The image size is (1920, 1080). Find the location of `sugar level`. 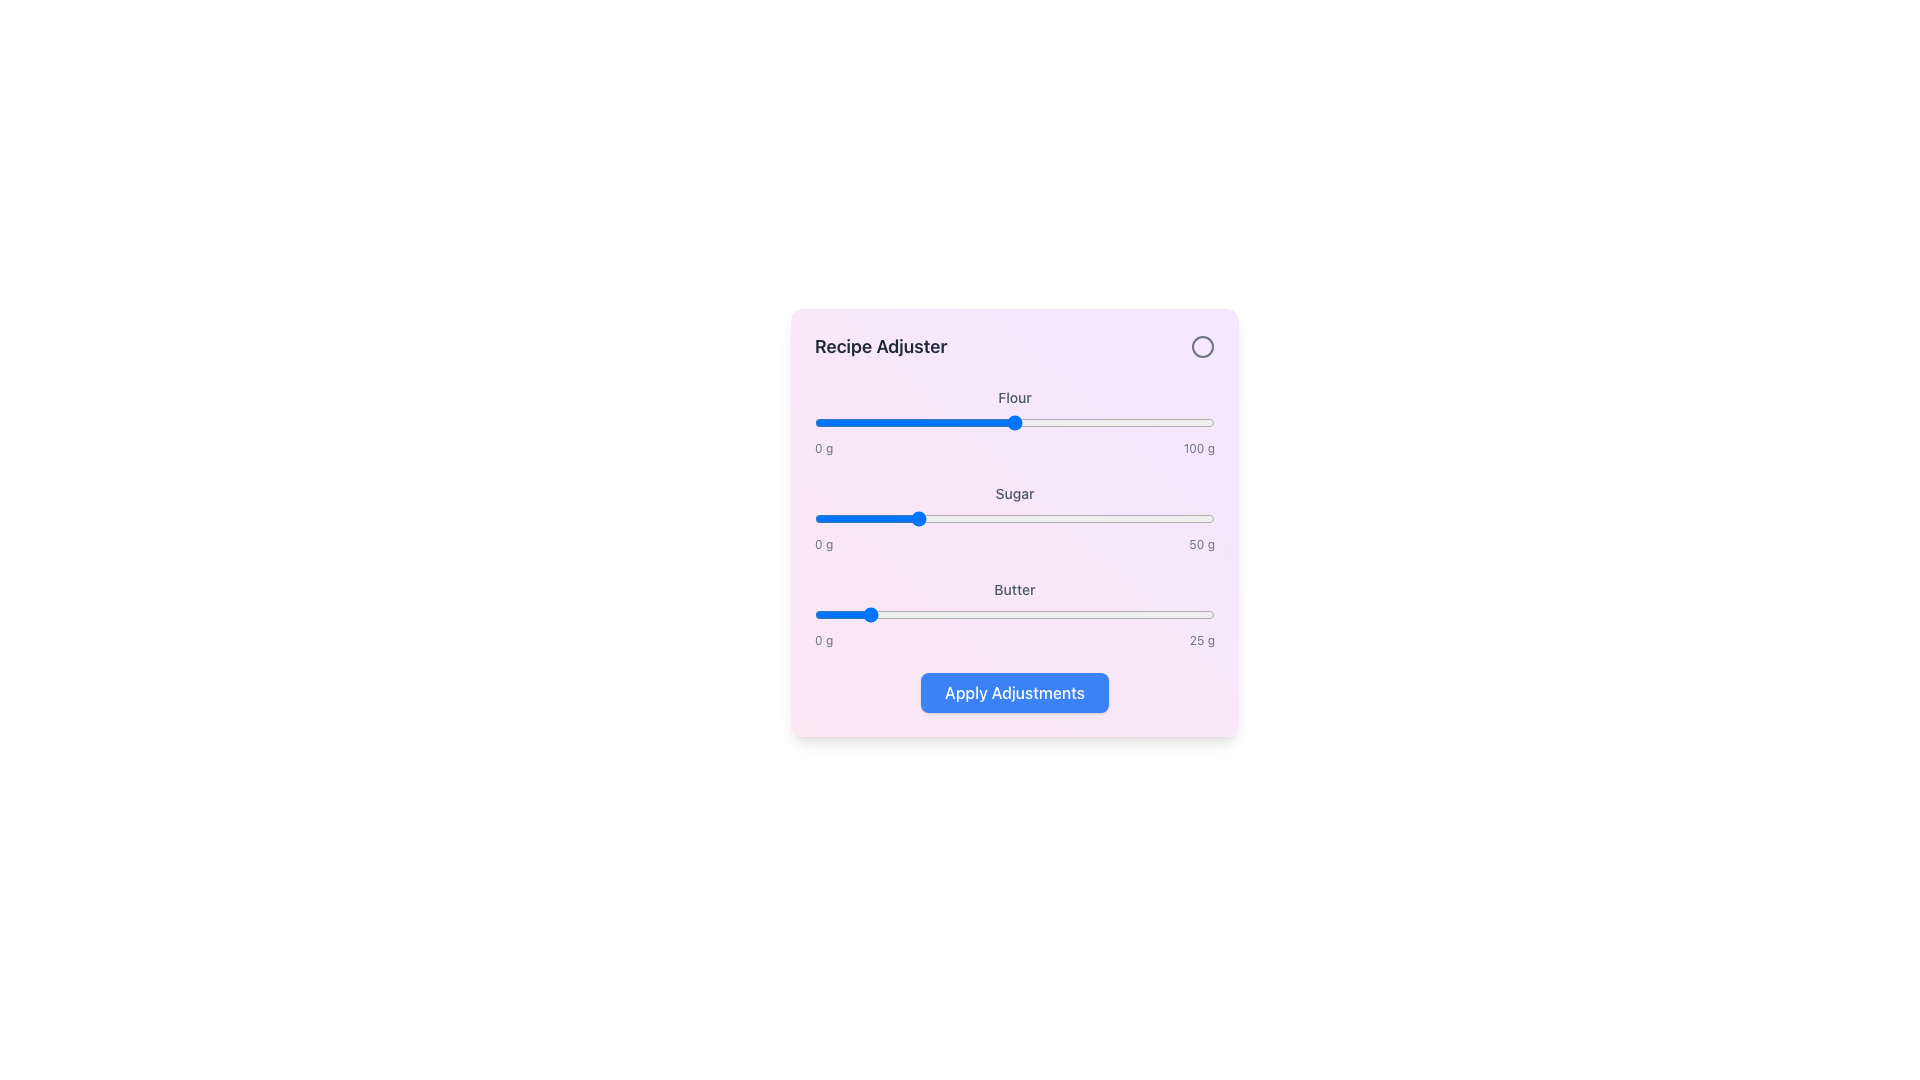

sugar level is located at coordinates (1054, 518).